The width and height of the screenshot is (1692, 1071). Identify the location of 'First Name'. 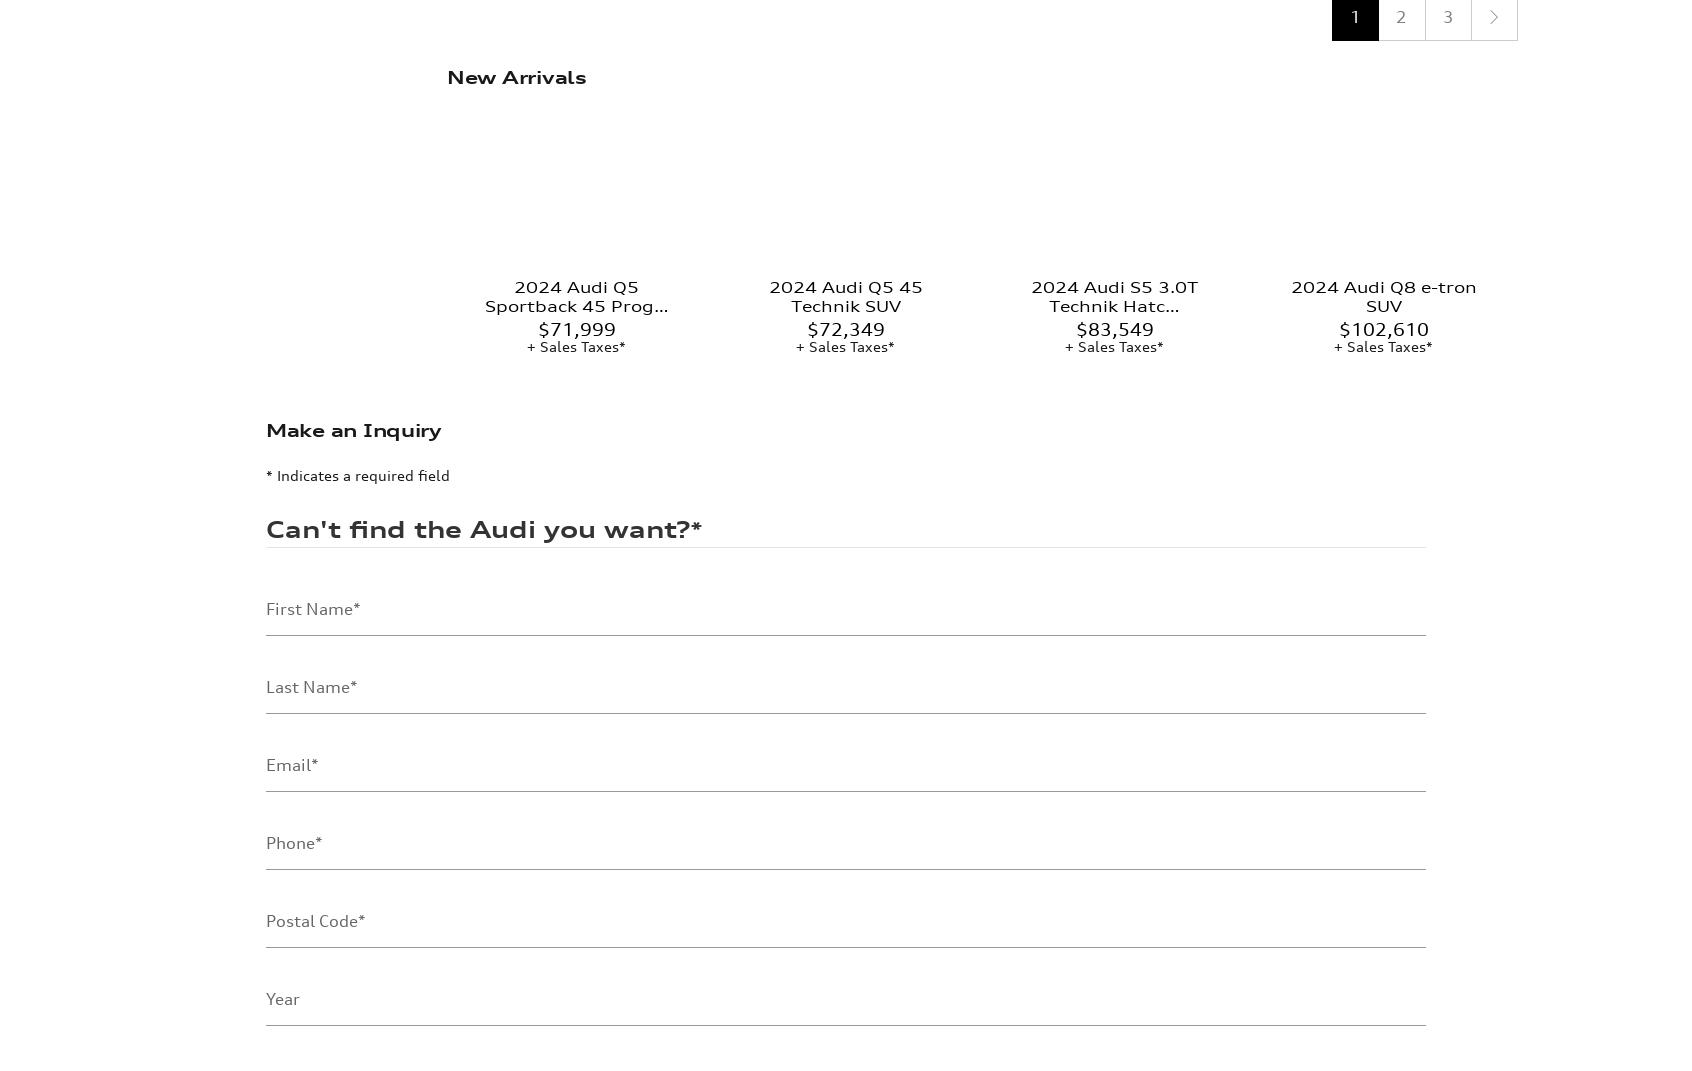
(308, 447).